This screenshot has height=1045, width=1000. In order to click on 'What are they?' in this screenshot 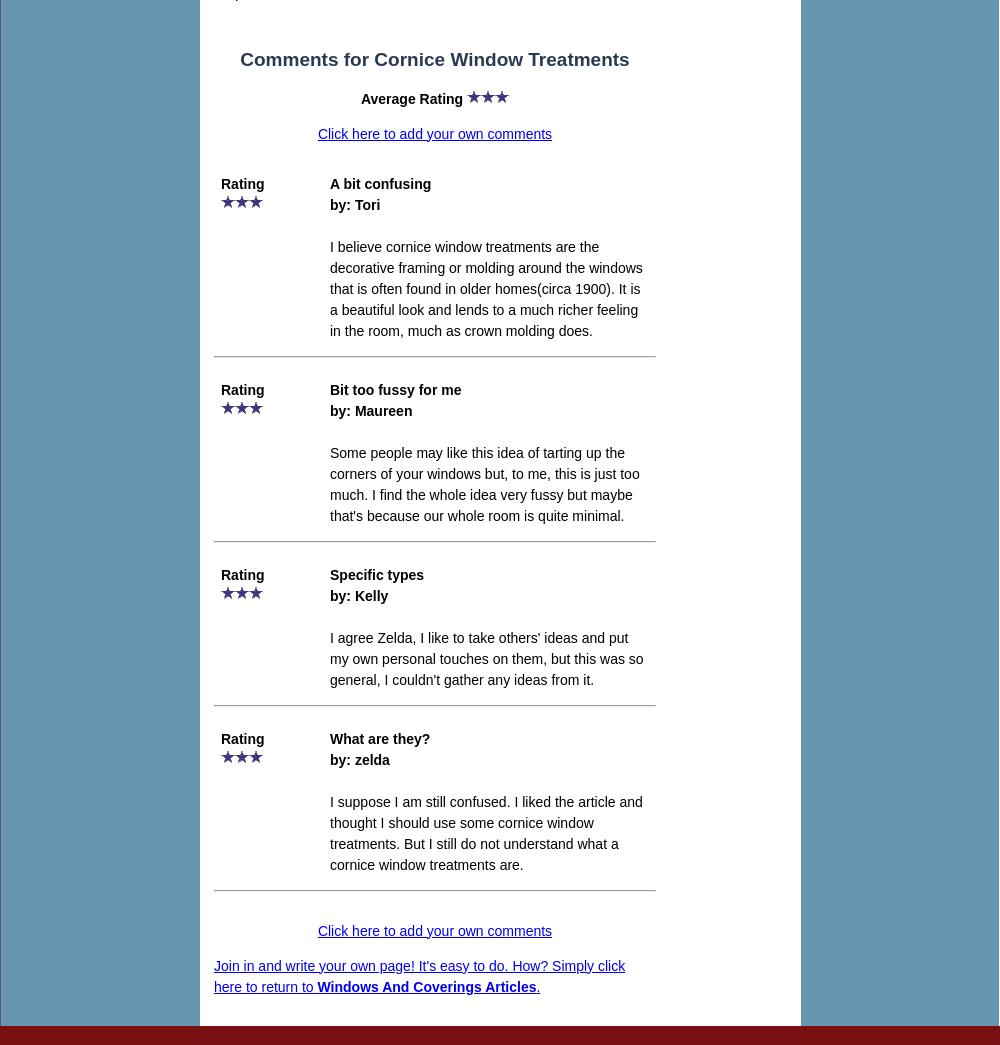, I will do `click(380, 736)`.